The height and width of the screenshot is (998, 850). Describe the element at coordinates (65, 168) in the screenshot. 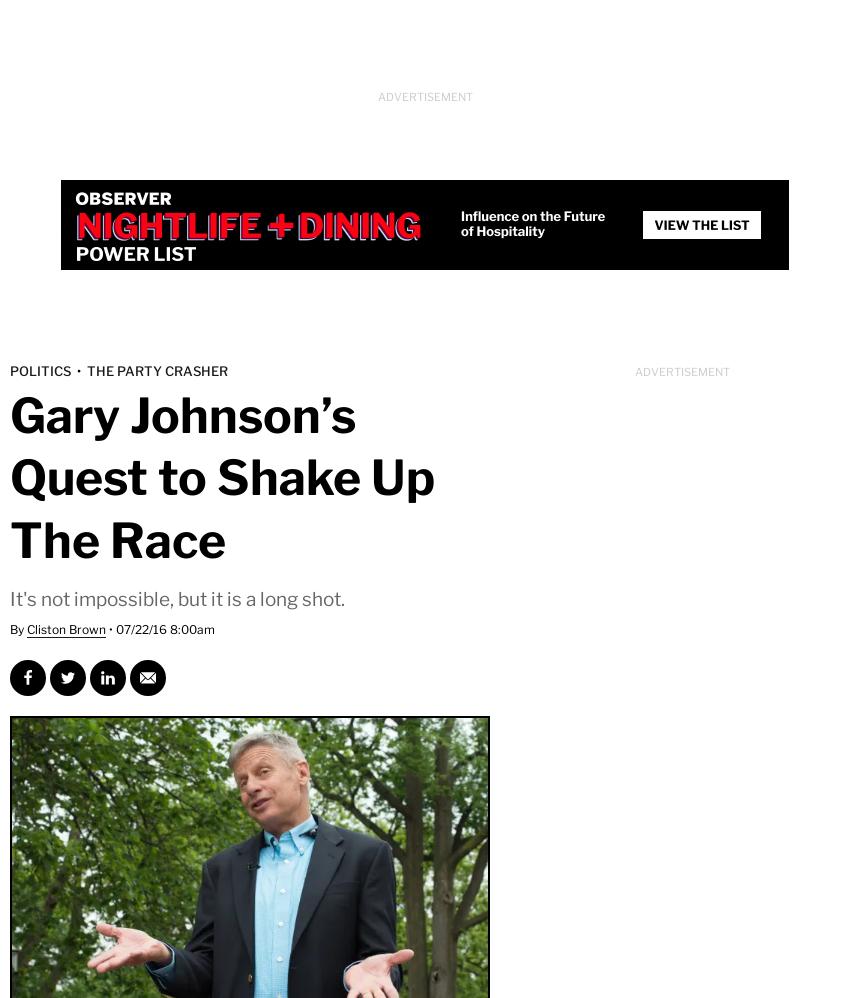

I see `'What to Watch'` at that location.